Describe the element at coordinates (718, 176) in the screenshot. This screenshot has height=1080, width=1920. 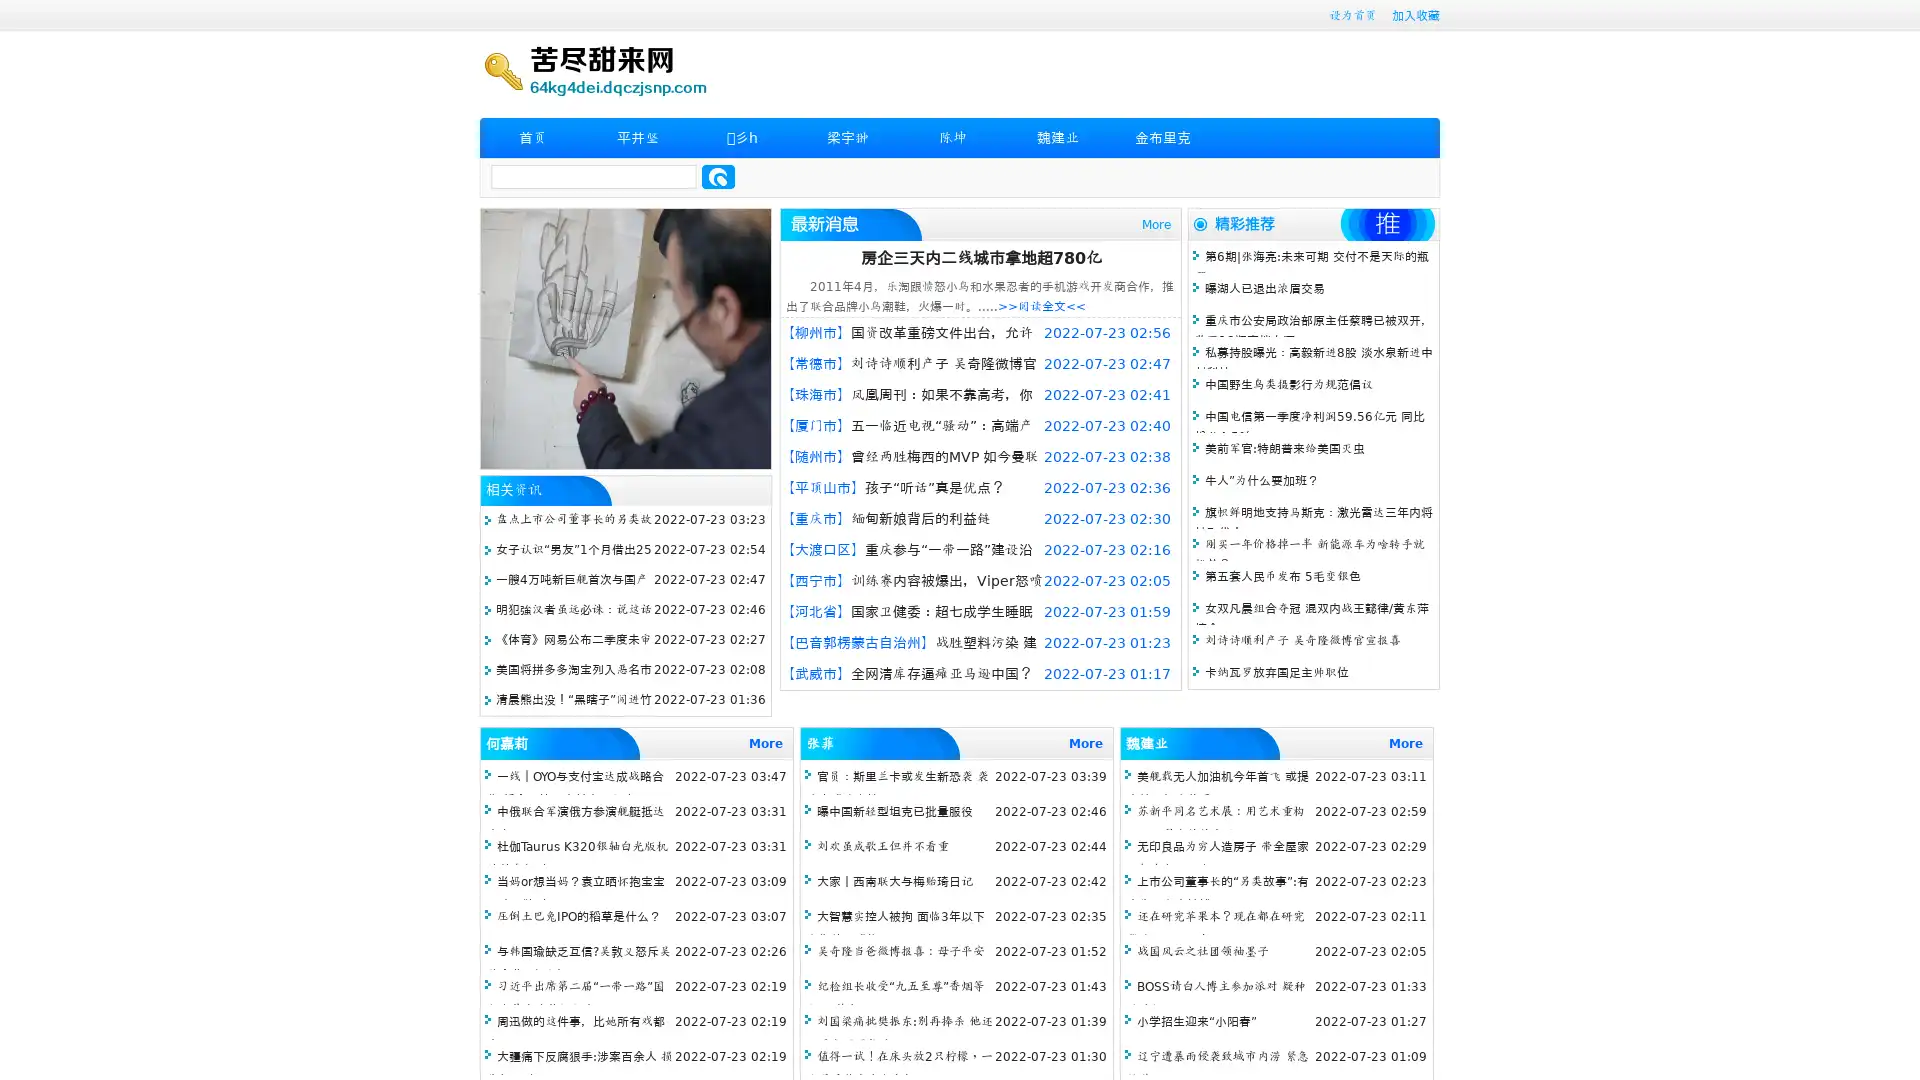
I see `Search` at that location.